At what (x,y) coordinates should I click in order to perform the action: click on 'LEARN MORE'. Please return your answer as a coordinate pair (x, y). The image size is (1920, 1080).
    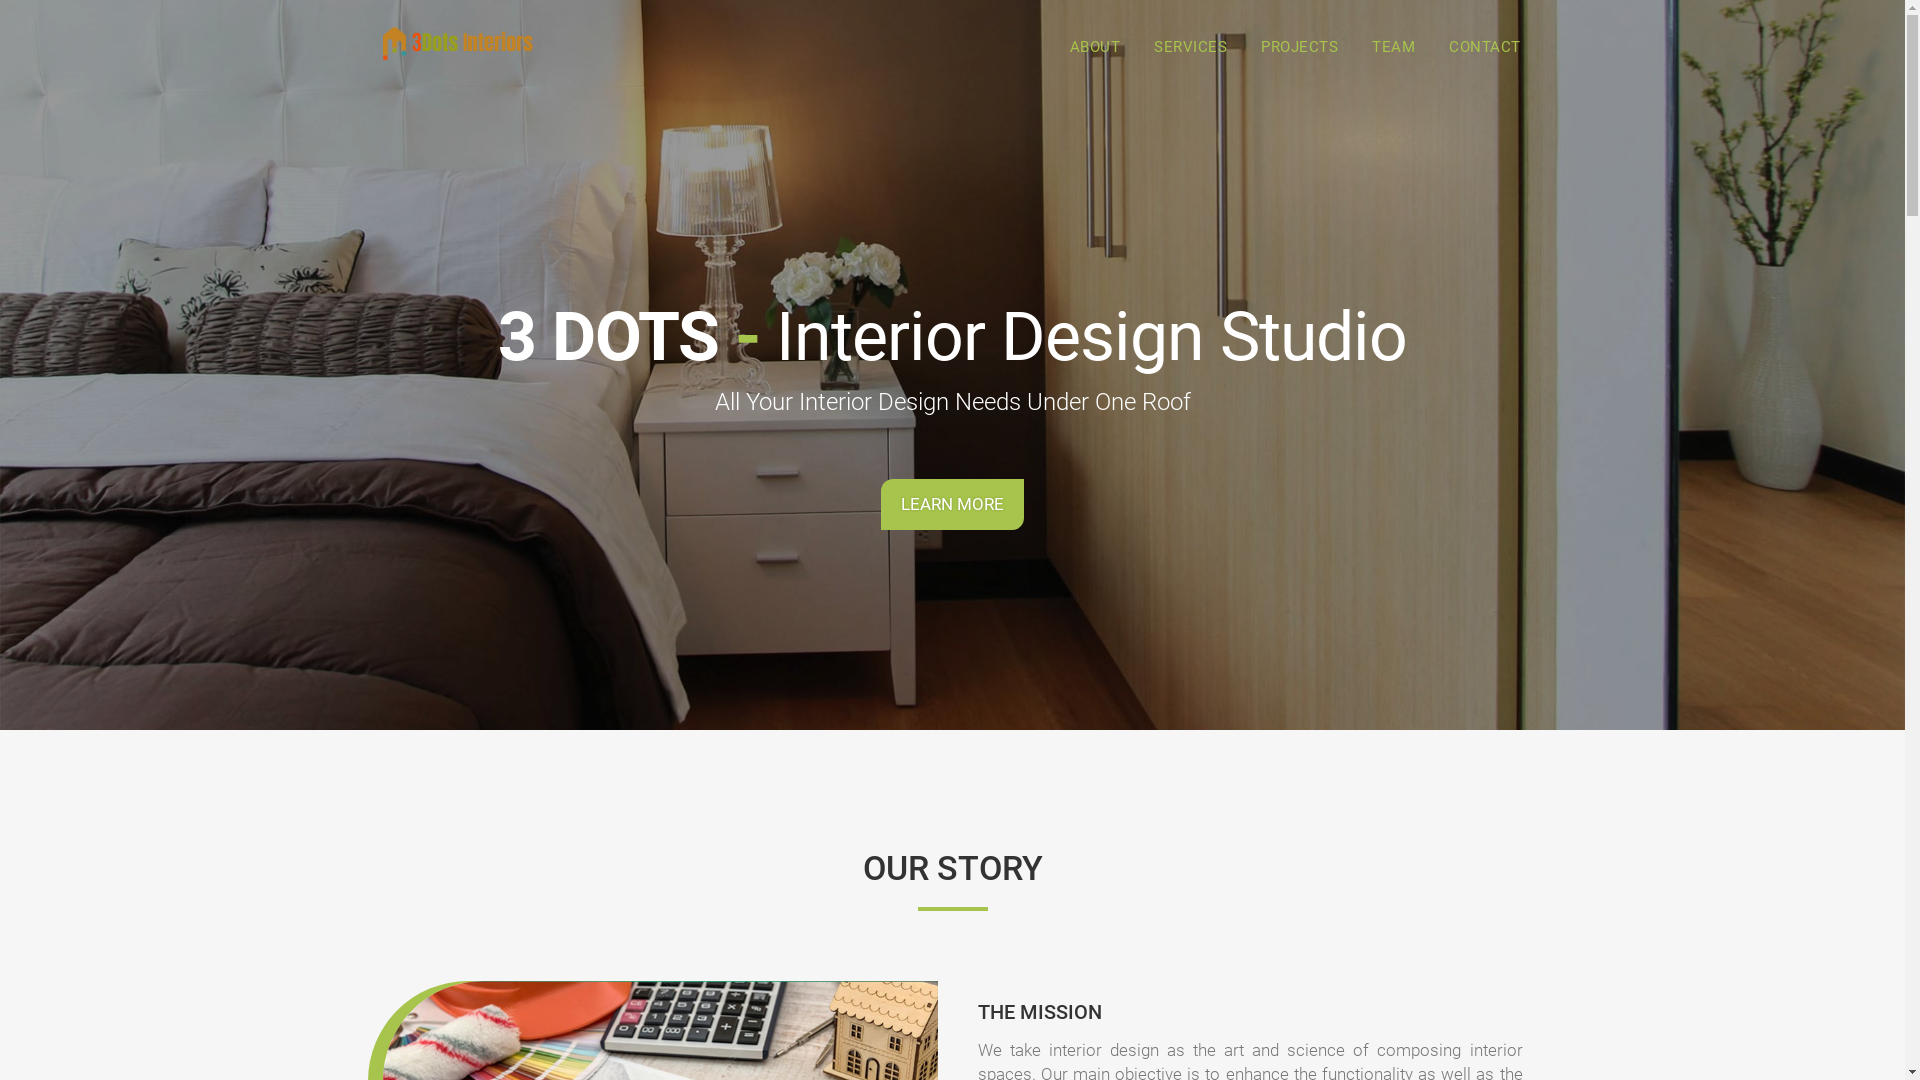
    Looking at the image, I should click on (951, 503).